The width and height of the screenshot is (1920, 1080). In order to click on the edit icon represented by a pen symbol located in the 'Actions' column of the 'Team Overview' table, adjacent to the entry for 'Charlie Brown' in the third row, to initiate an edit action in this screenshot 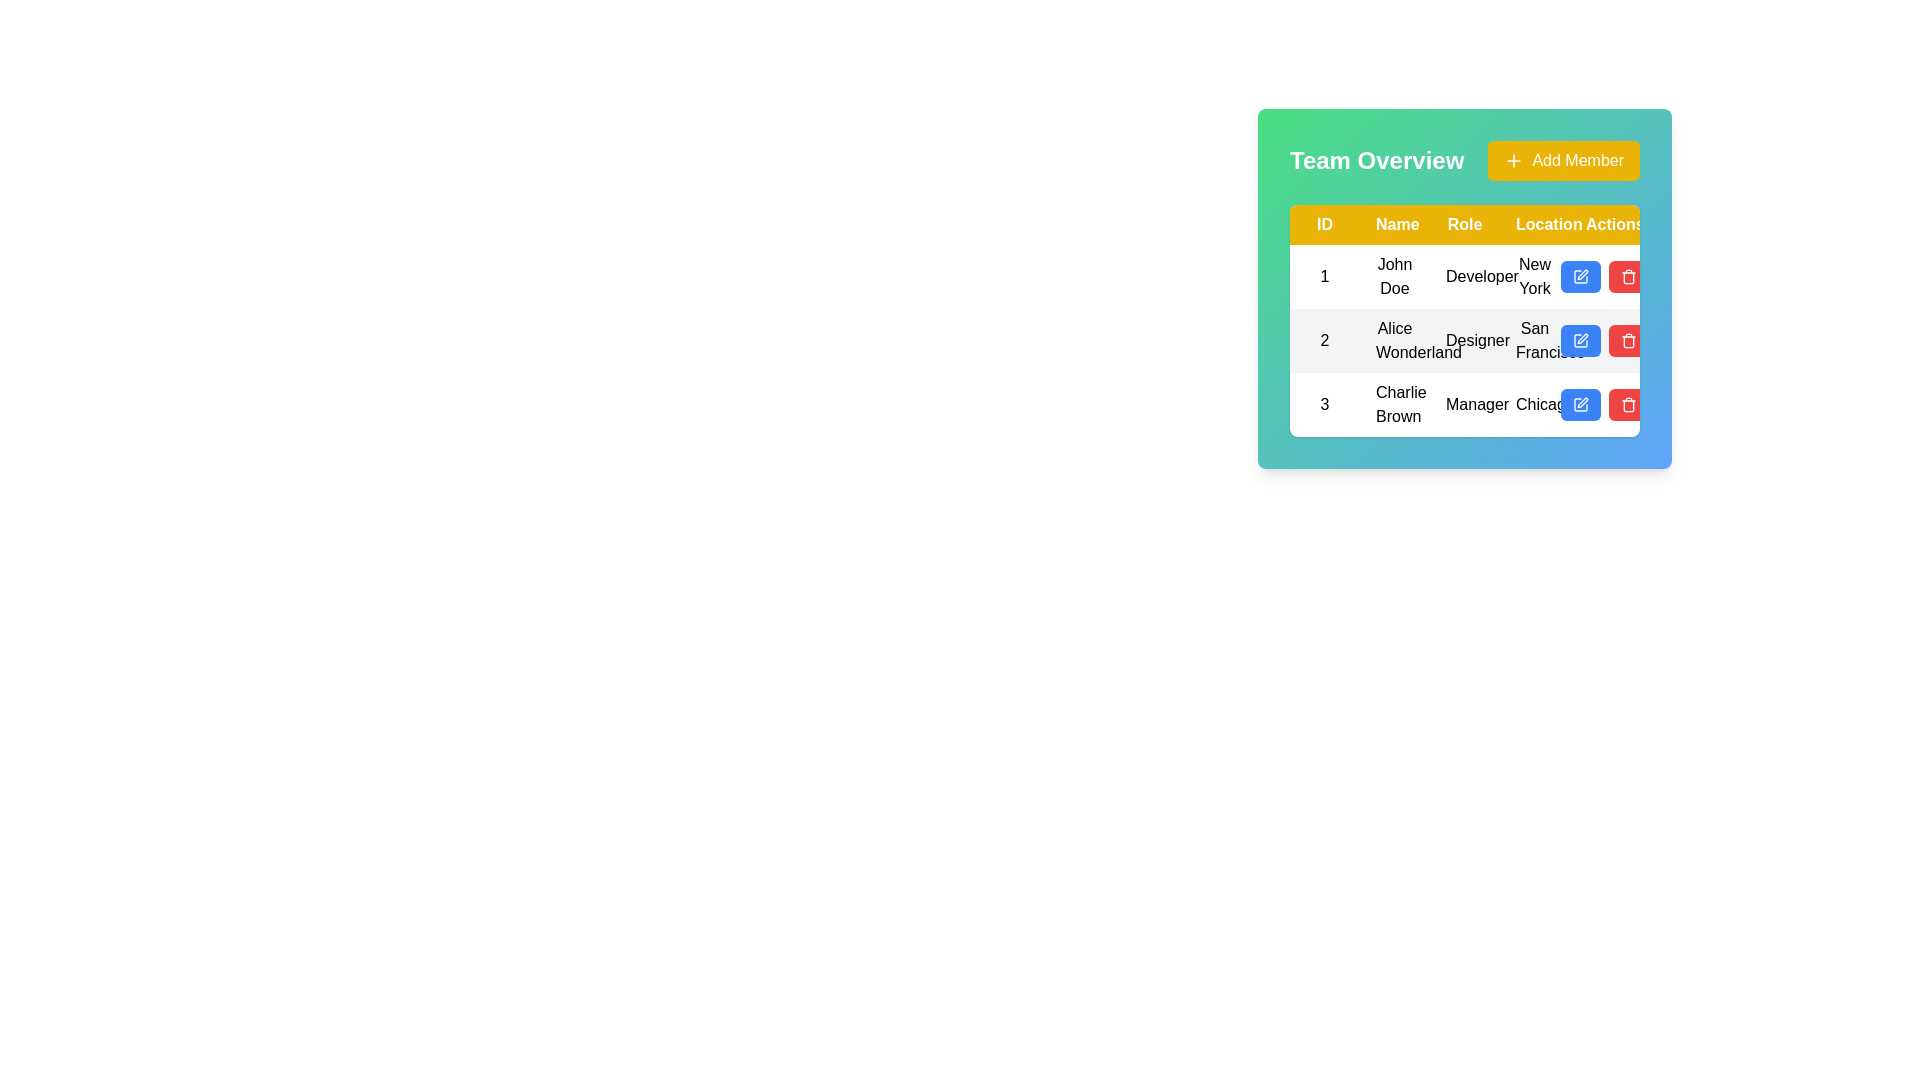, I will do `click(1582, 402)`.